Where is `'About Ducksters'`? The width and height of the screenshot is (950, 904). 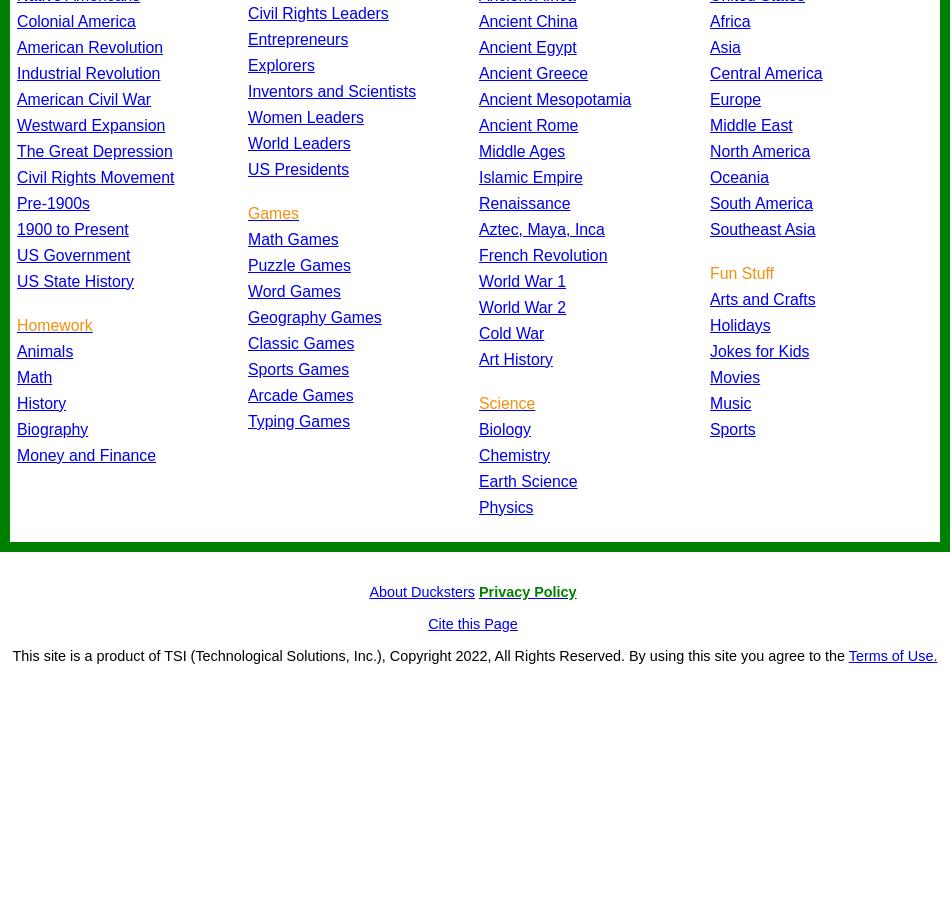 'About Ducksters' is located at coordinates (420, 590).